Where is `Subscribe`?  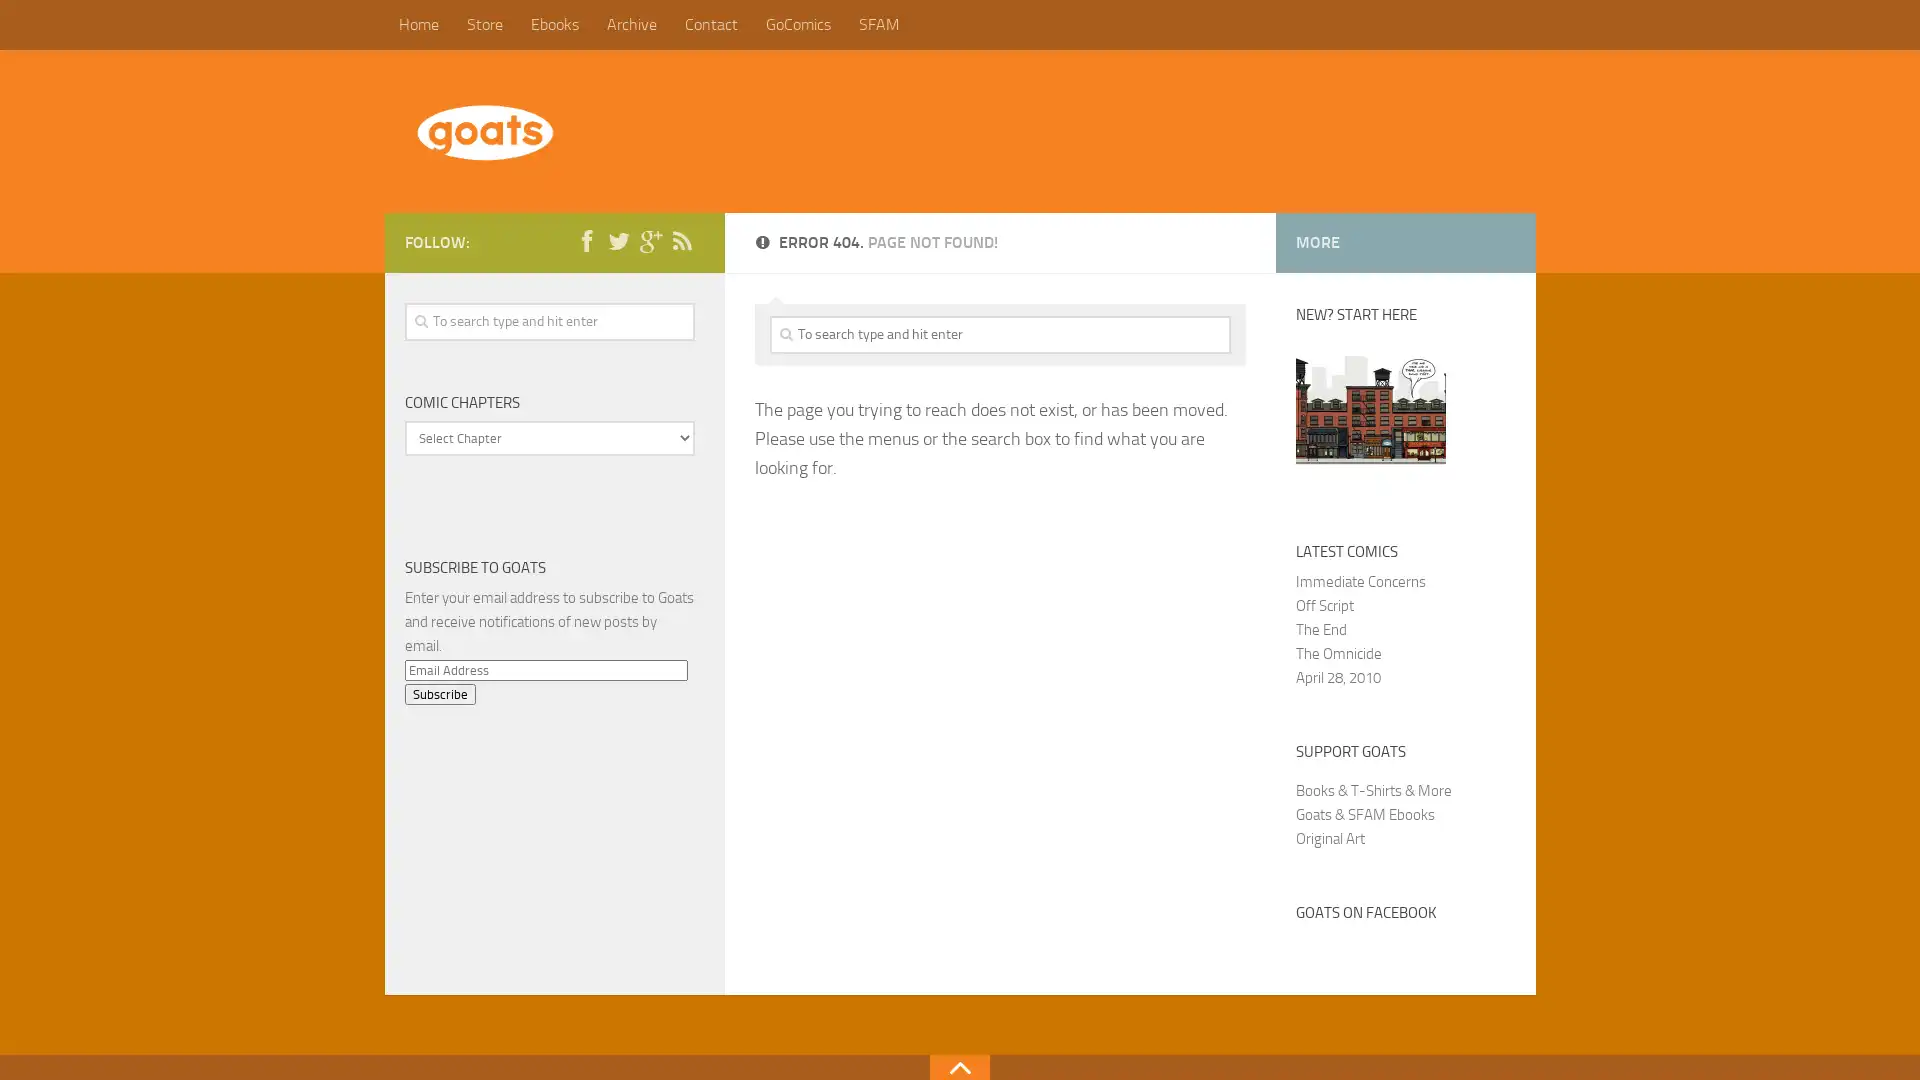 Subscribe is located at coordinates (438, 692).